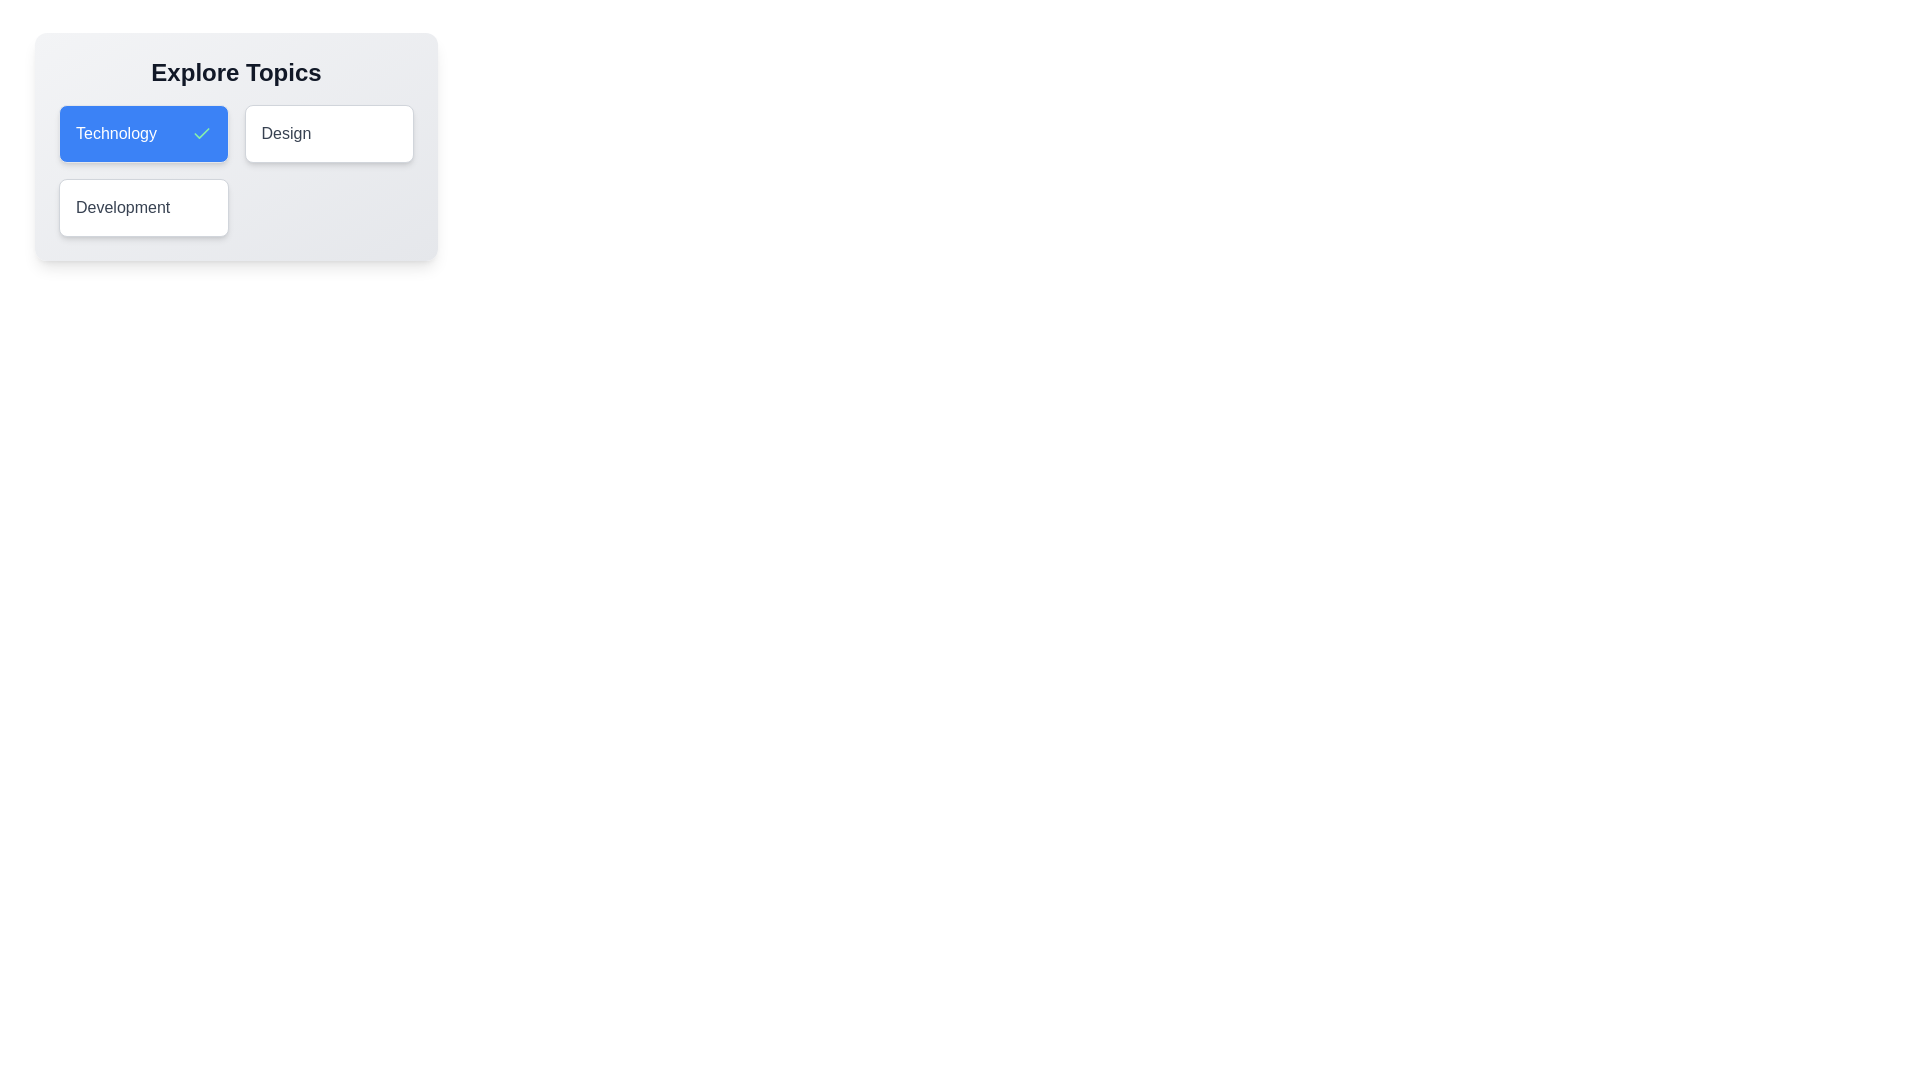 The height and width of the screenshot is (1080, 1920). I want to click on the tag Technology, so click(142, 134).